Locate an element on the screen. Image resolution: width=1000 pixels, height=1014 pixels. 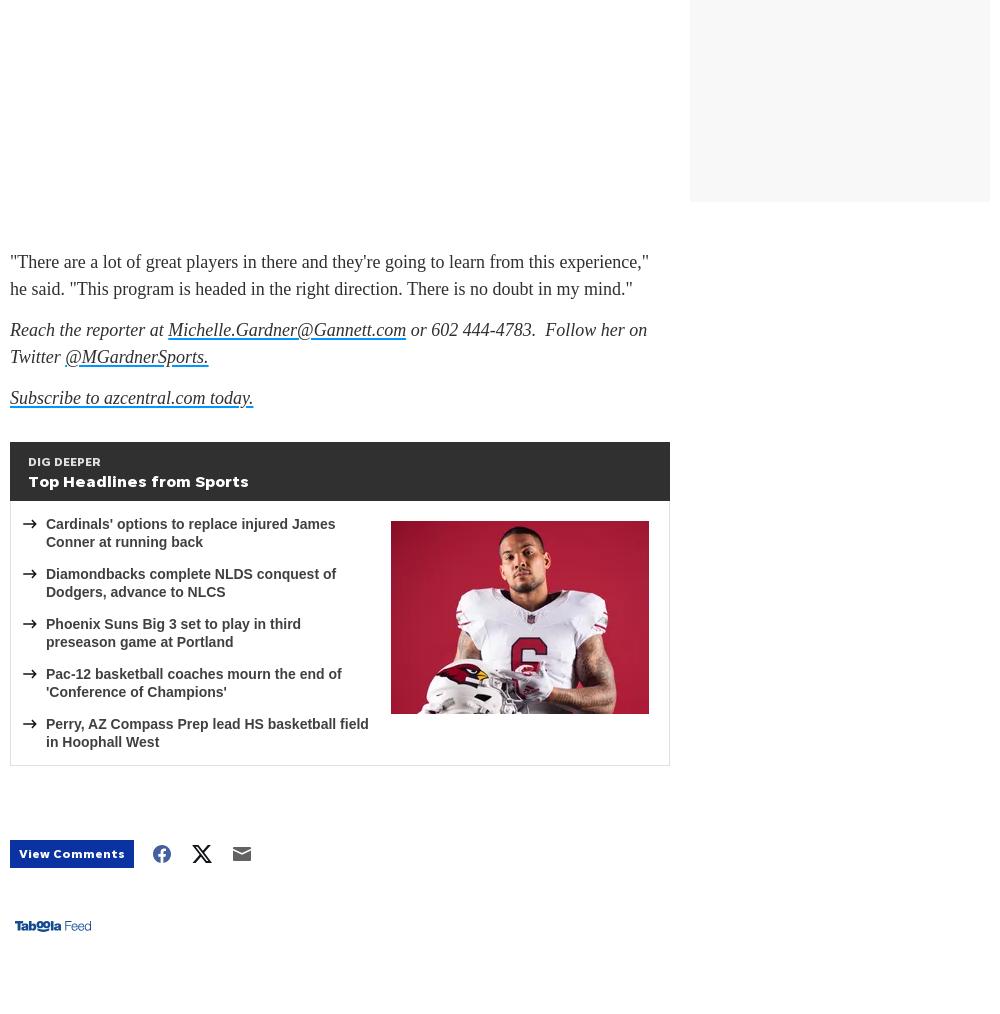
'View Comments' is located at coordinates (71, 852).